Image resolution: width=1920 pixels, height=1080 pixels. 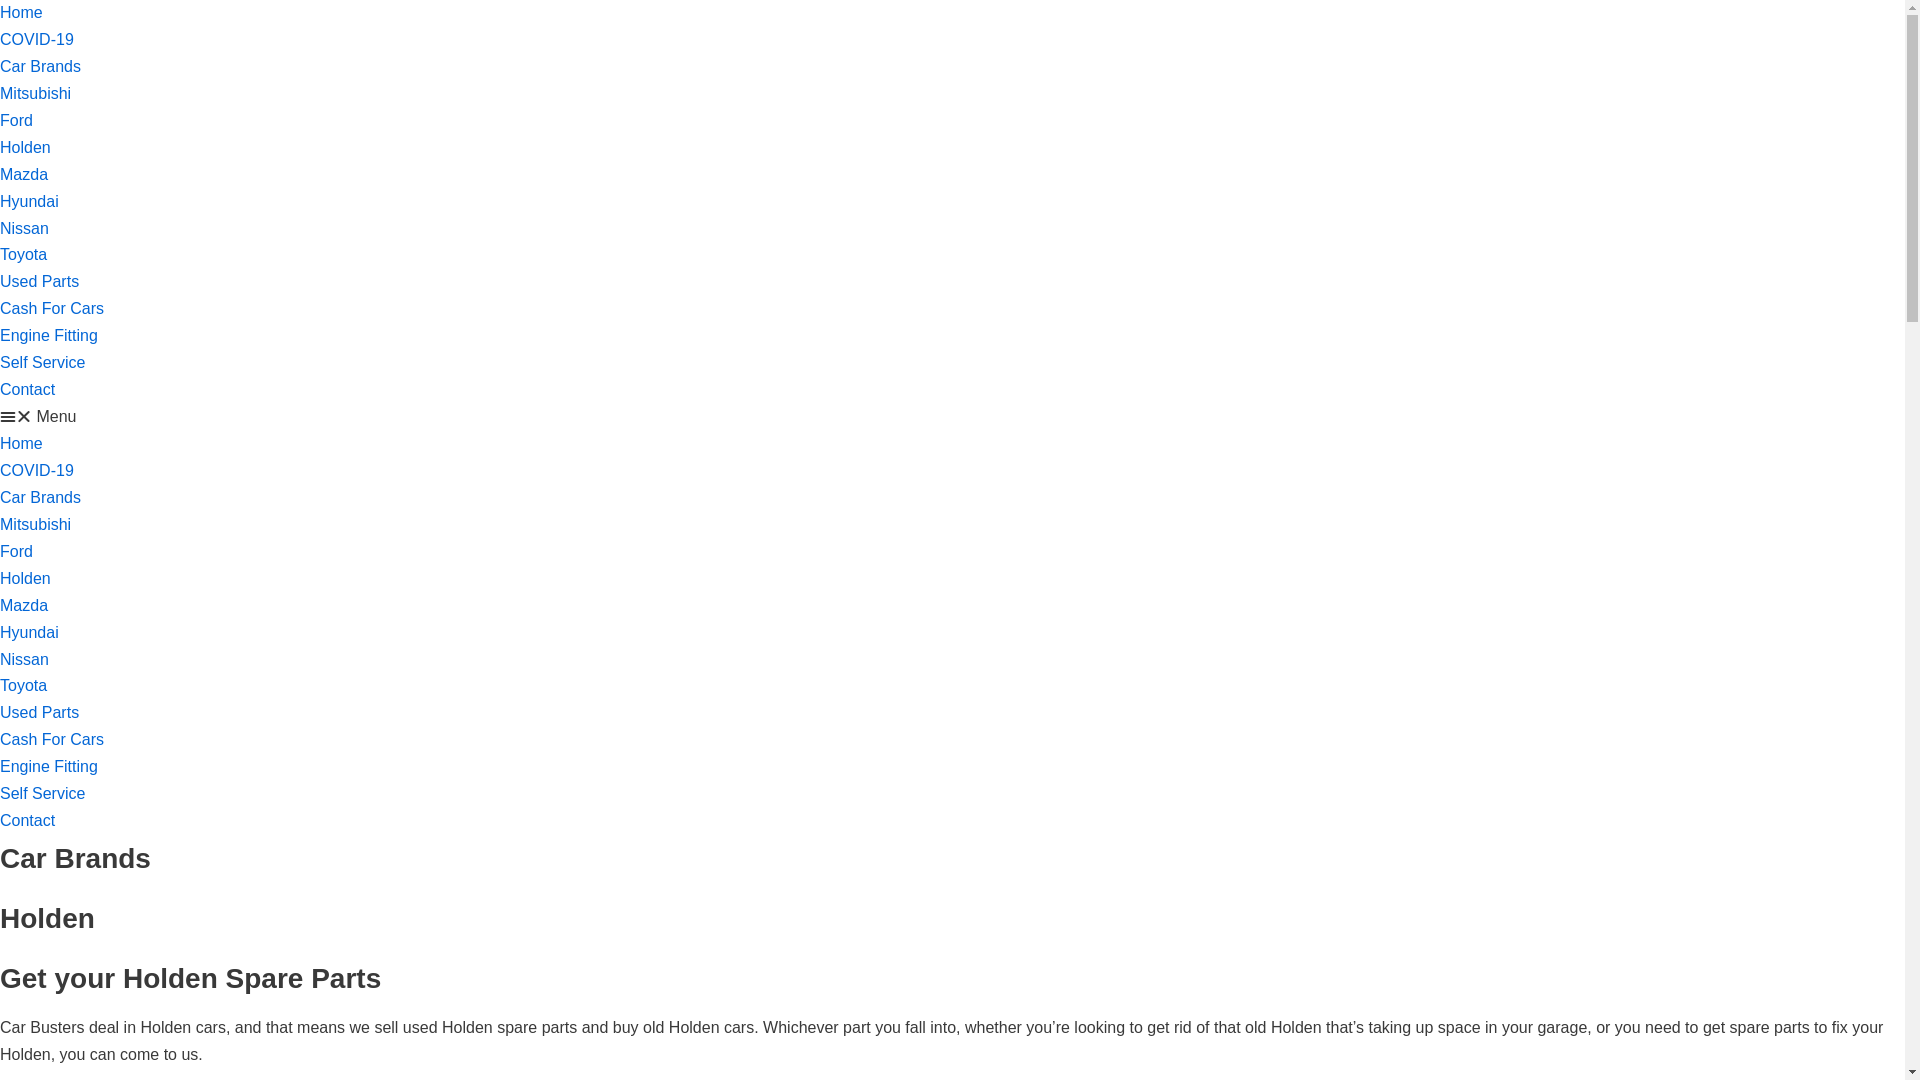 What do you see at coordinates (0, 10) in the screenshot?
I see `'Skip to content'` at bounding box center [0, 10].